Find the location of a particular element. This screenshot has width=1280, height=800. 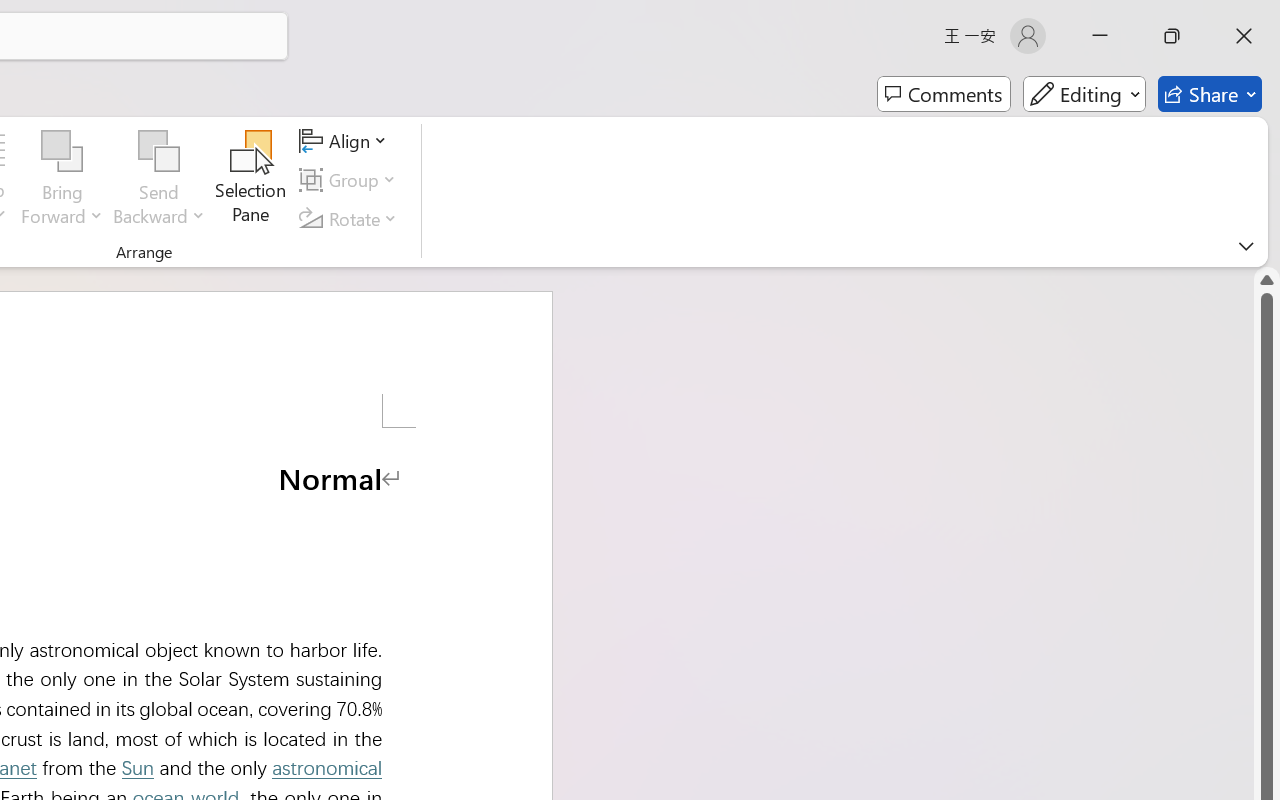

'Send Backward' is located at coordinates (158, 151).